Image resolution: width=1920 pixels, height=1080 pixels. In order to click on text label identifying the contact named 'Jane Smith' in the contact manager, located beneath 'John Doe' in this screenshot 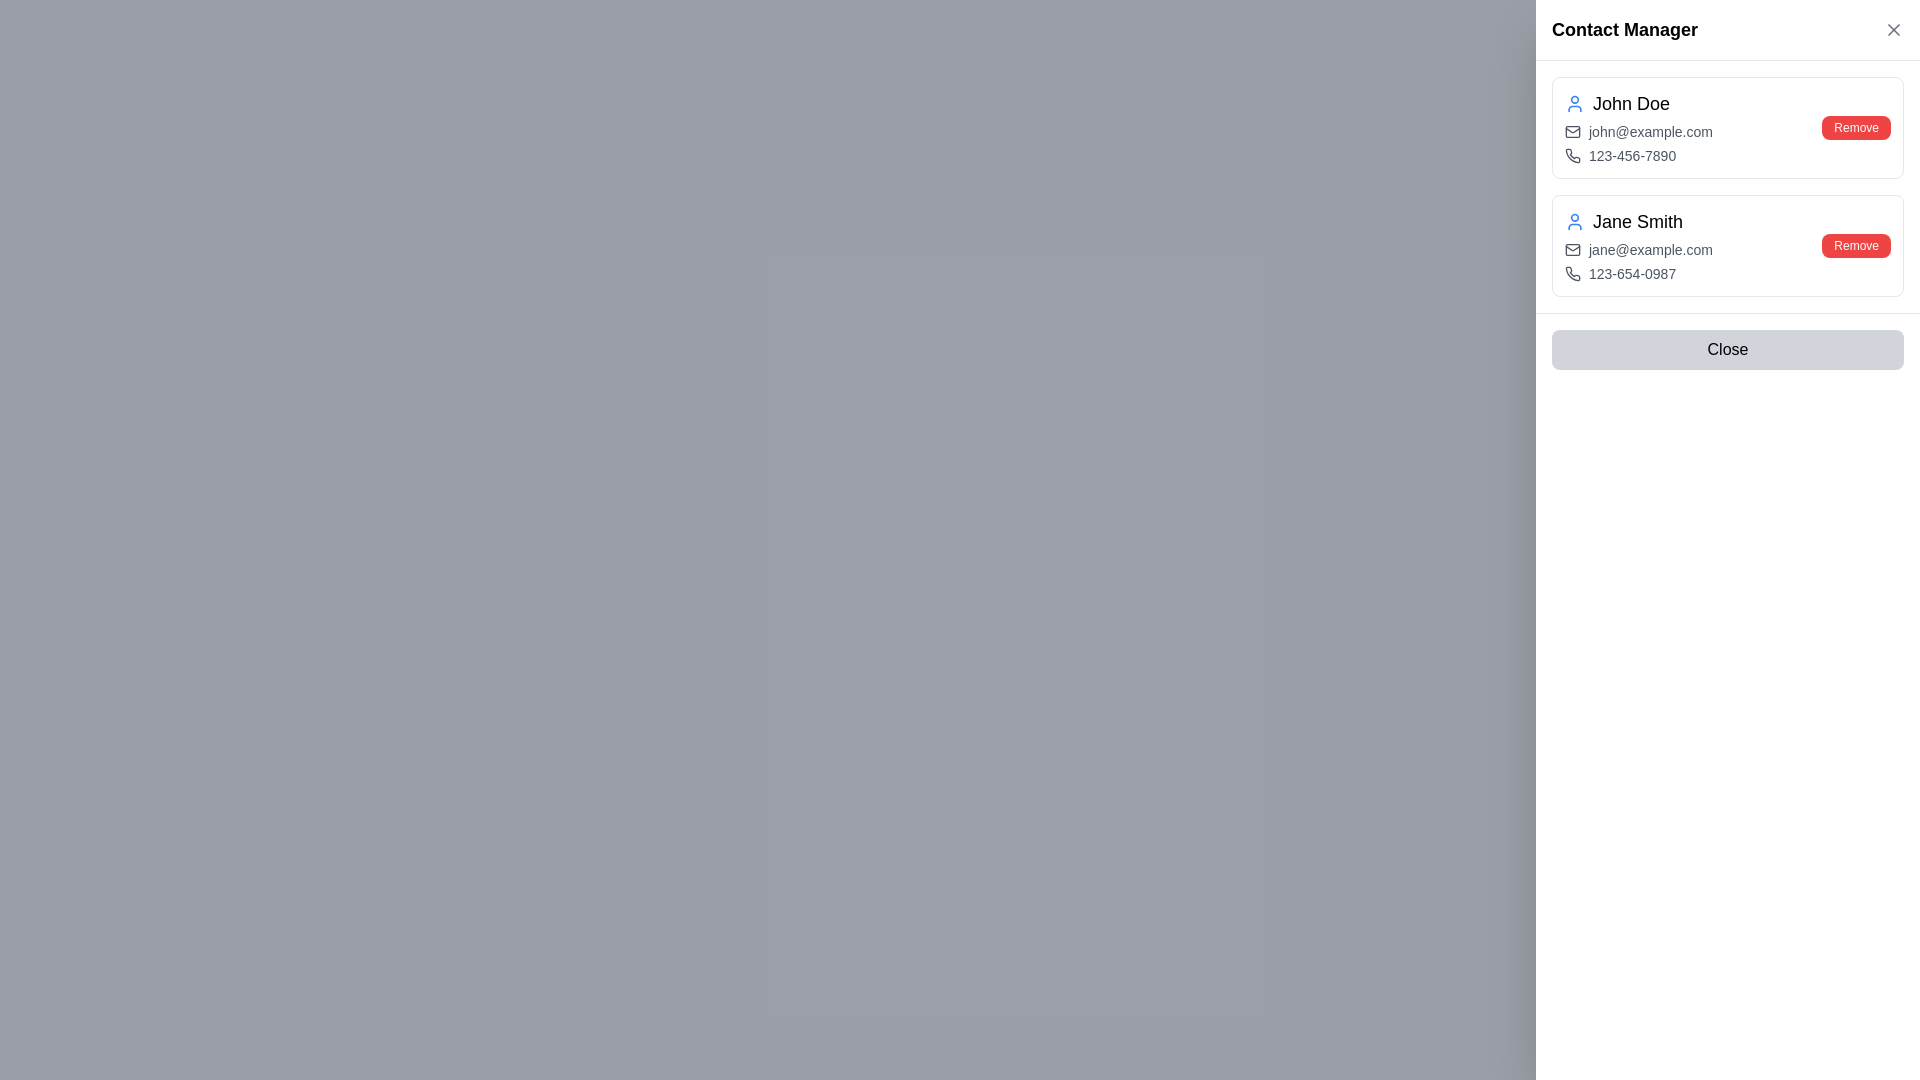, I will do `click(1638, 222)`.